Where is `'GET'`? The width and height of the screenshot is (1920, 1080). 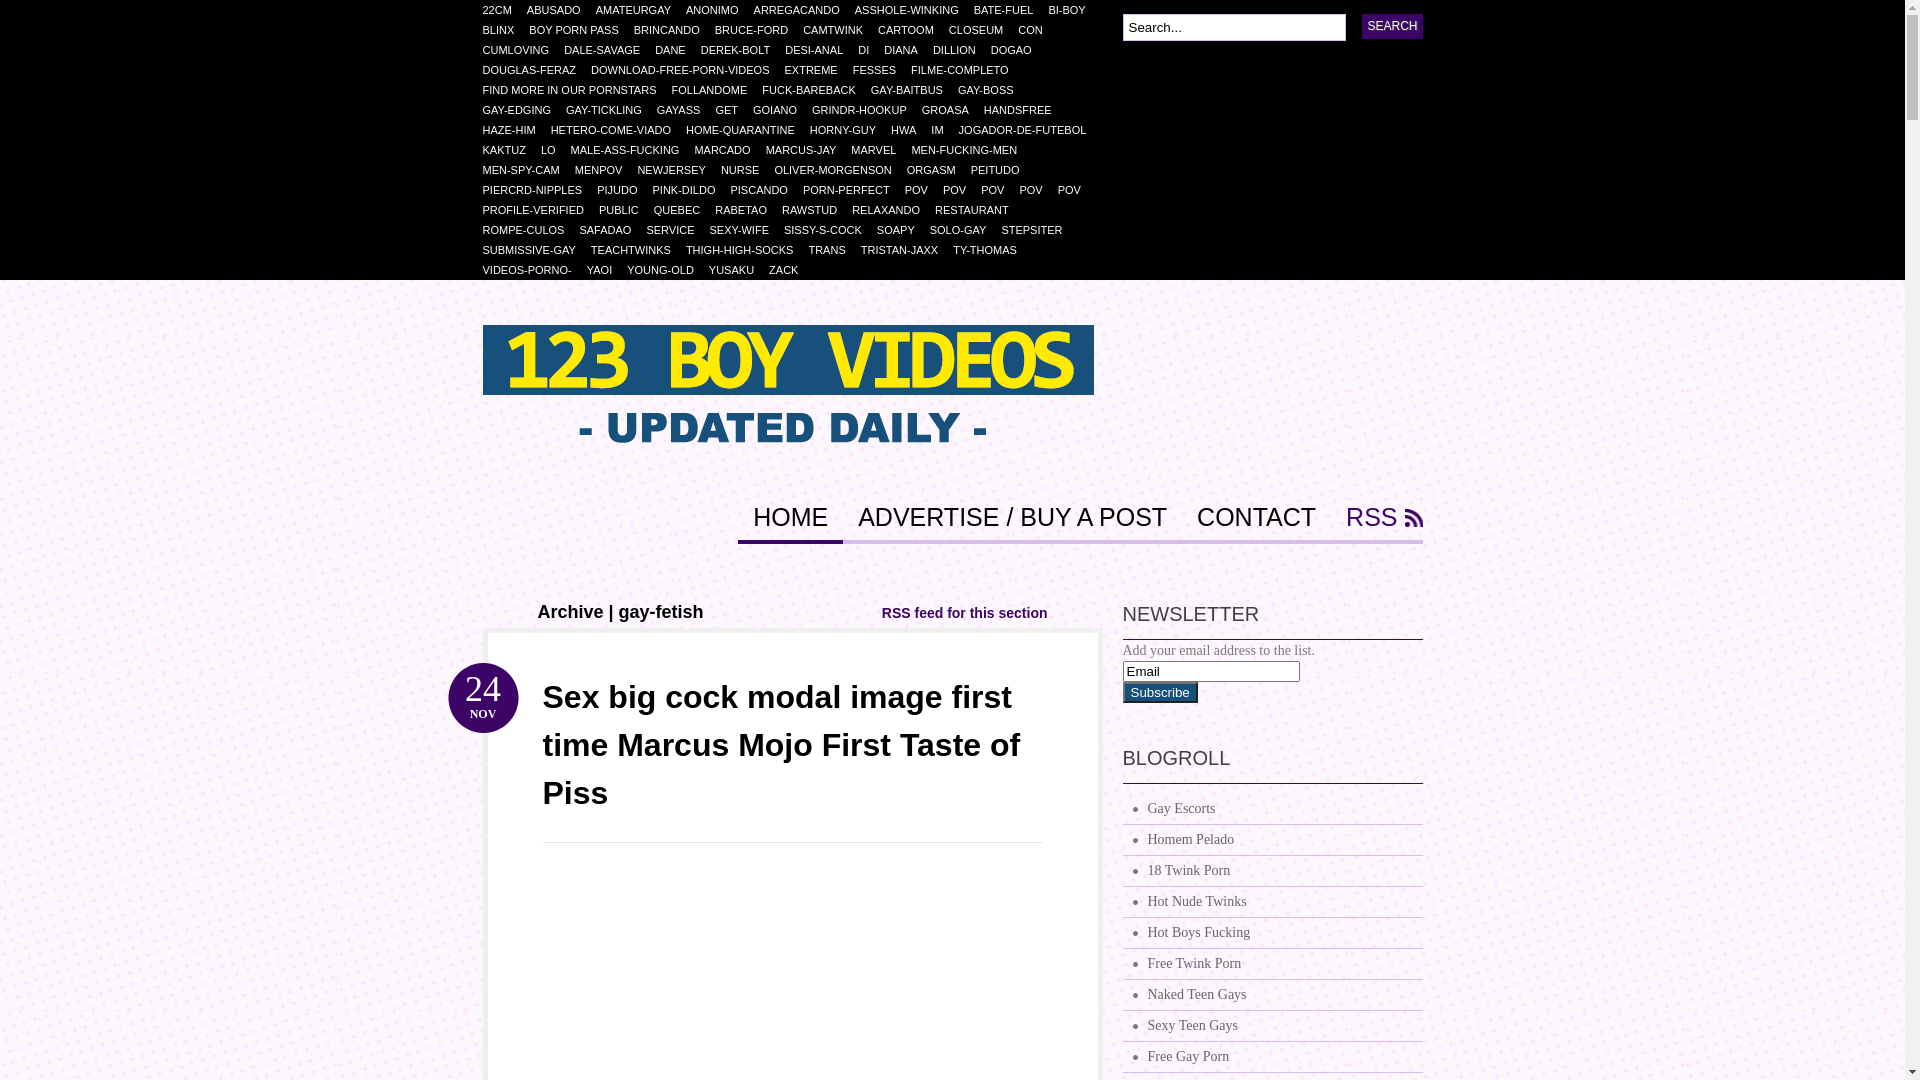 'GET' is located at coordinates (733, 110).